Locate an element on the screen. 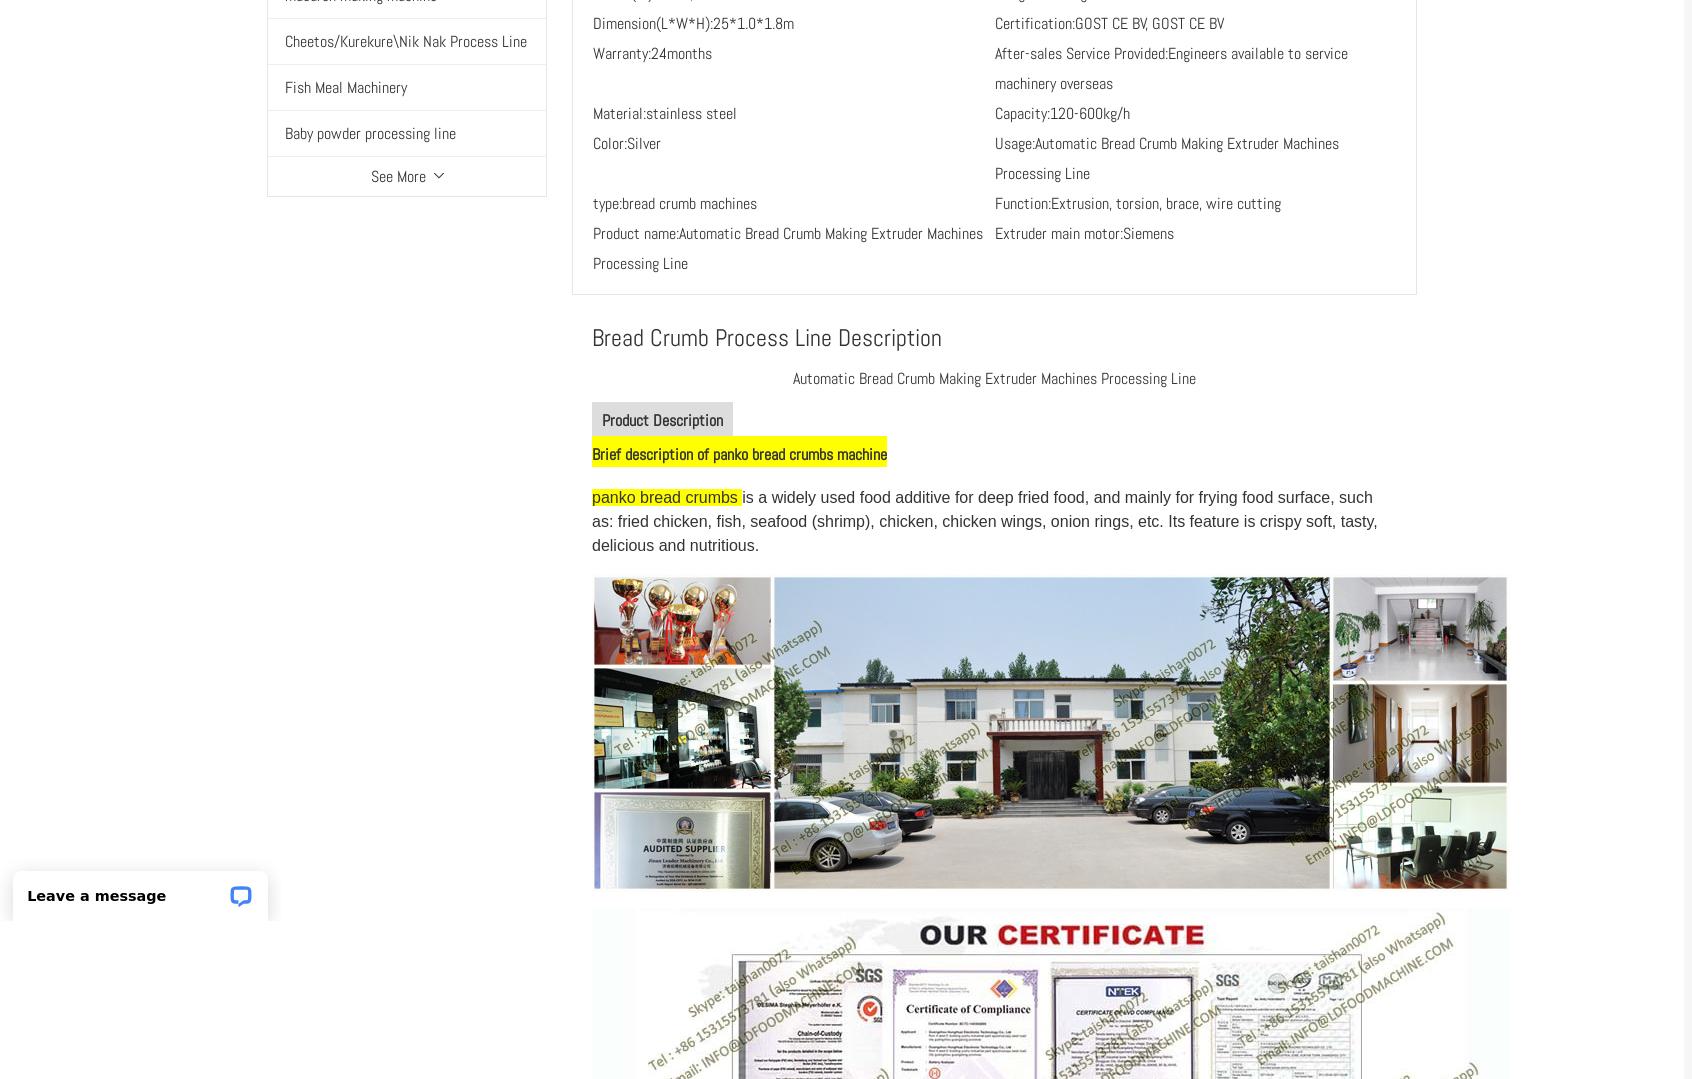  'type:bread crumb machines' is located at coordinates (592, 202).